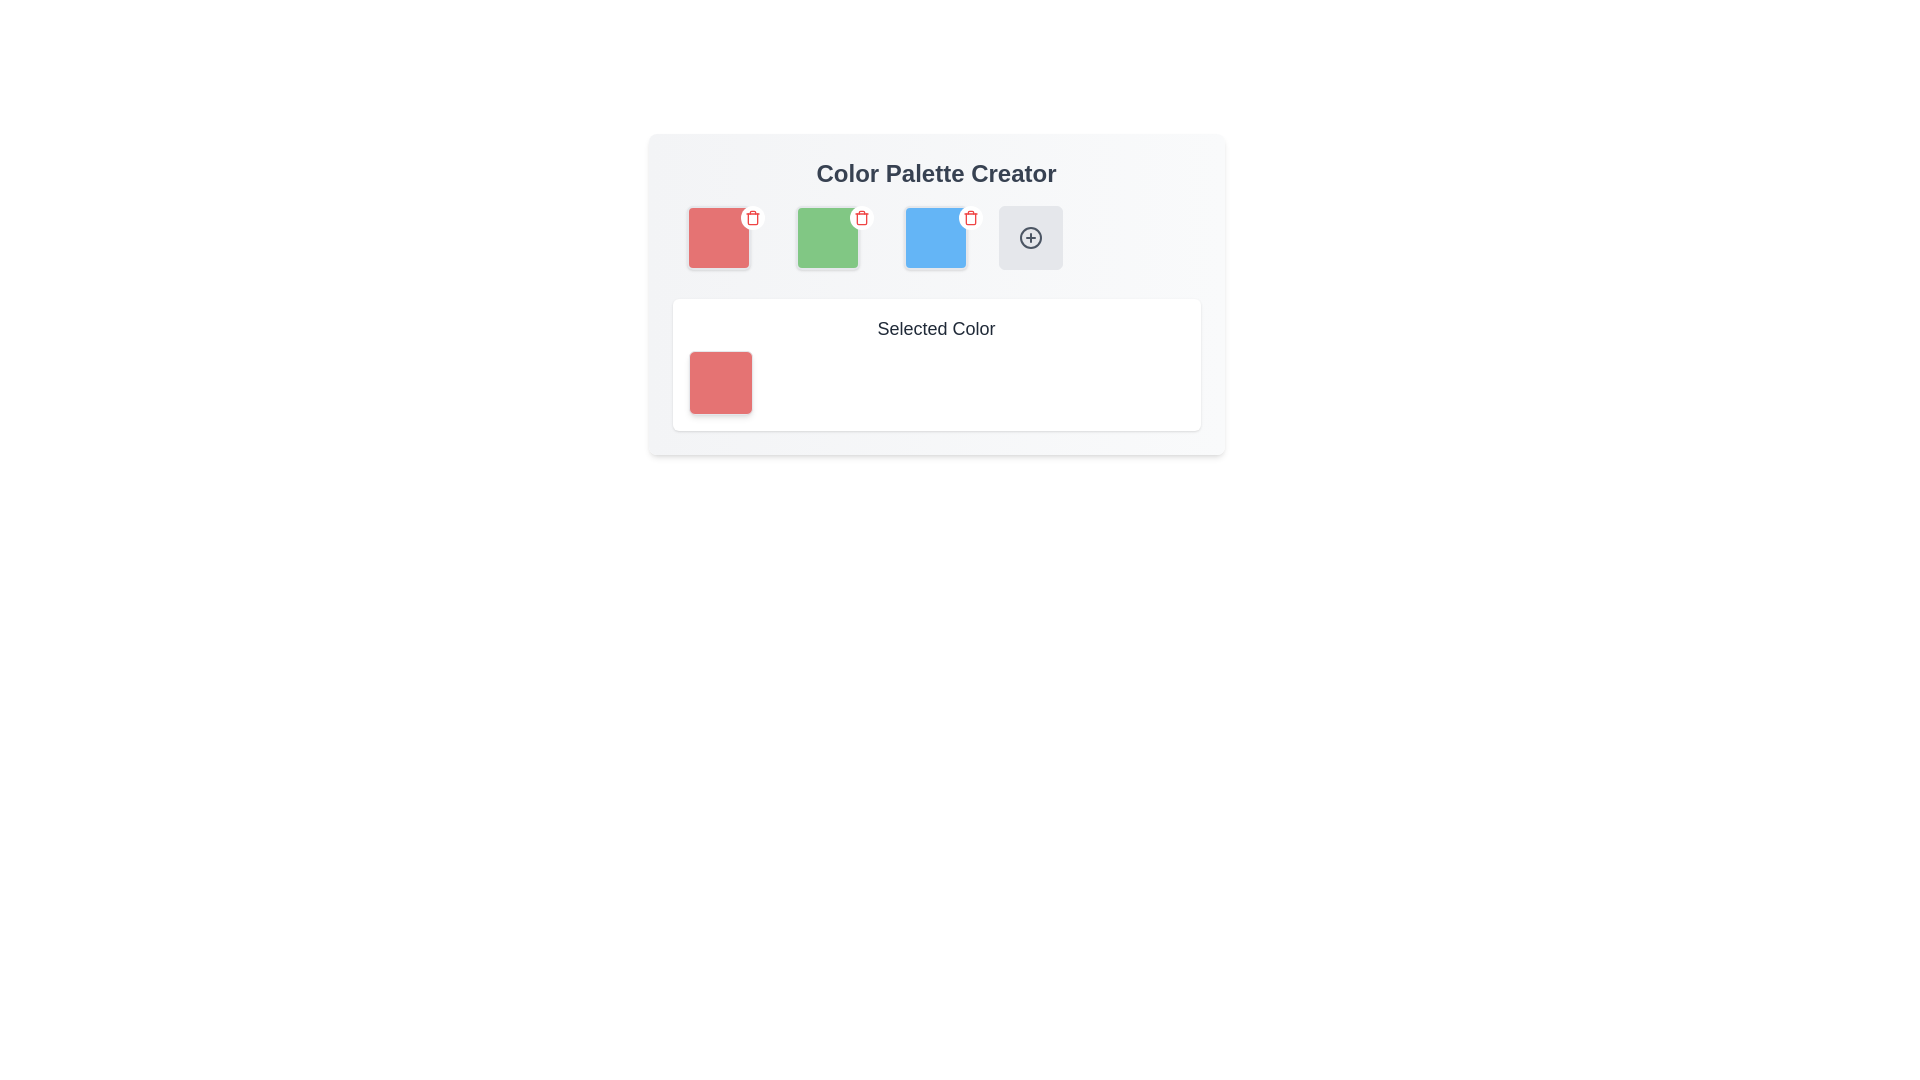 The height and width of the screenshot is (1080, 1920). Describe the element at coordinates (718, 237) in the screenshot. I see `the first red color swatch button in the Color Palette Creator application` at that location.